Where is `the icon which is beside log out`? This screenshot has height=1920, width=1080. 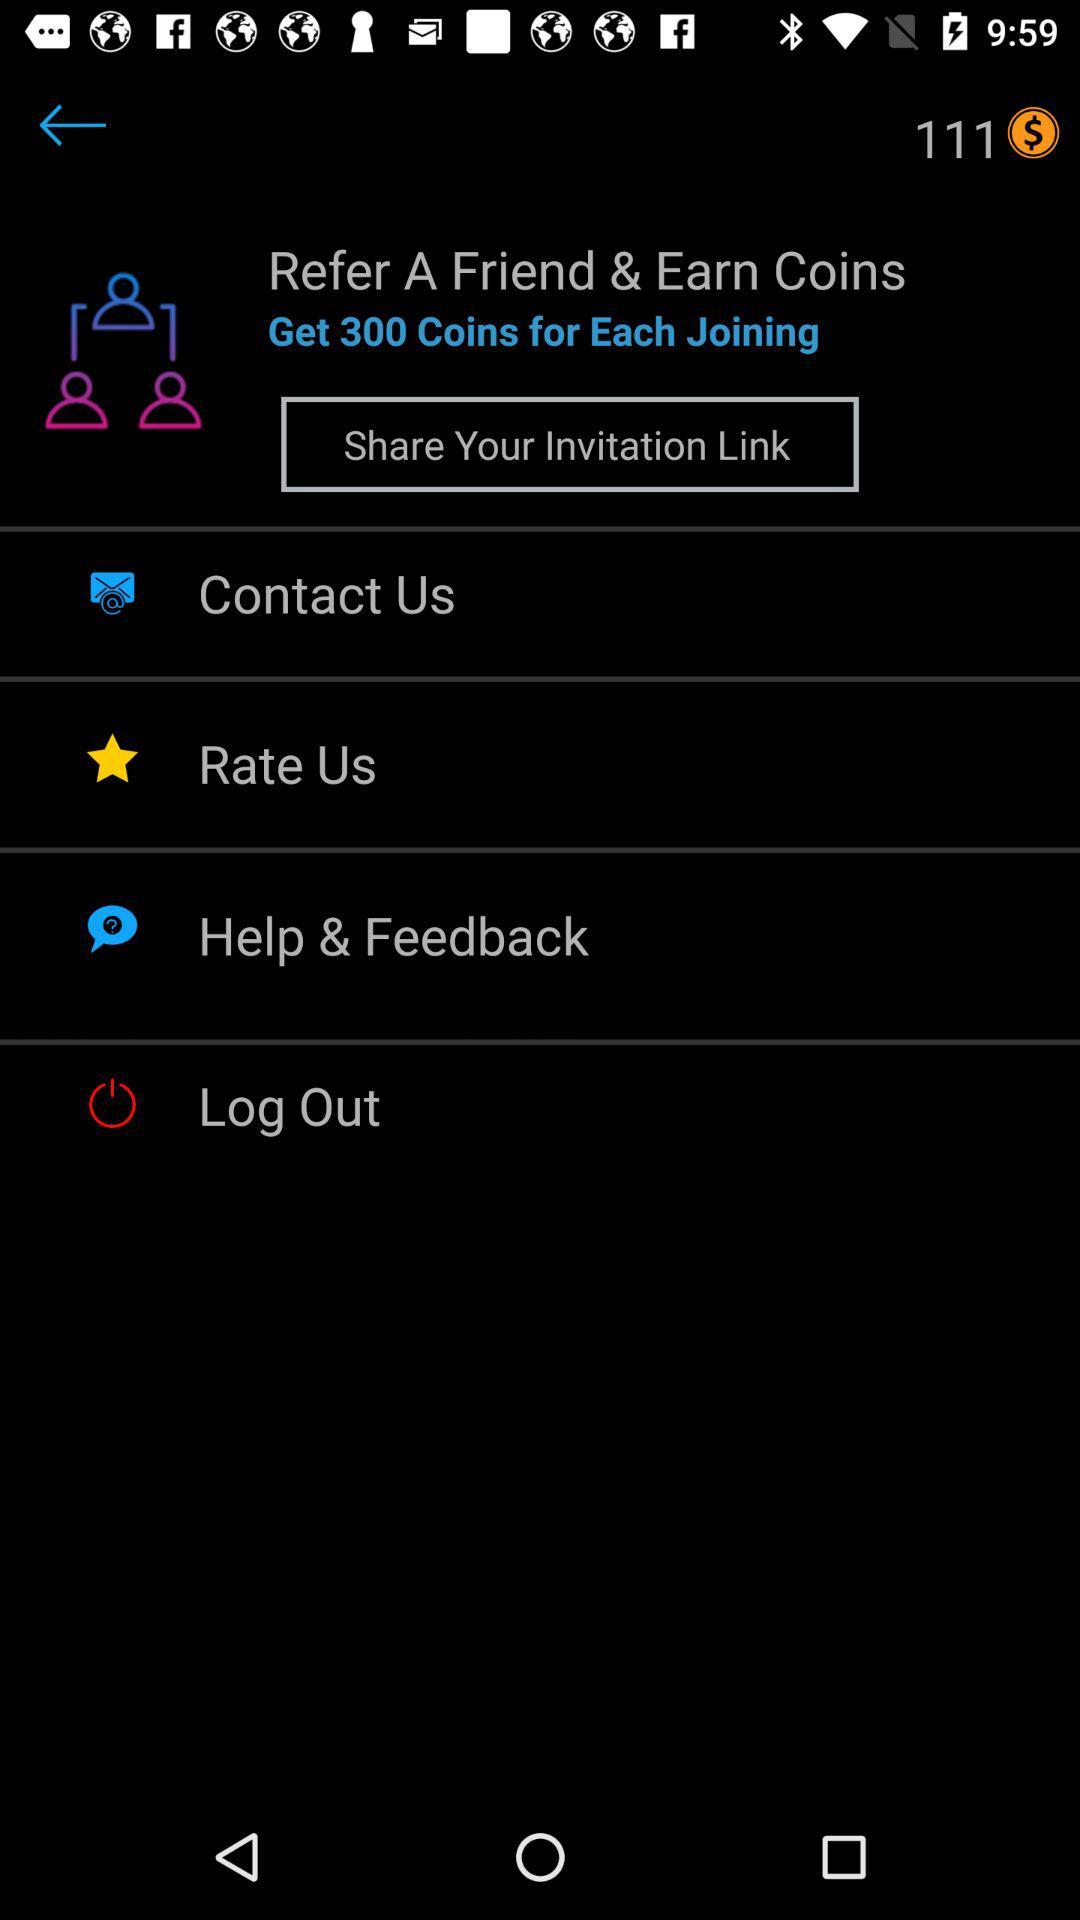 the icon which is beside log out is located at coordinates (112, 1102).